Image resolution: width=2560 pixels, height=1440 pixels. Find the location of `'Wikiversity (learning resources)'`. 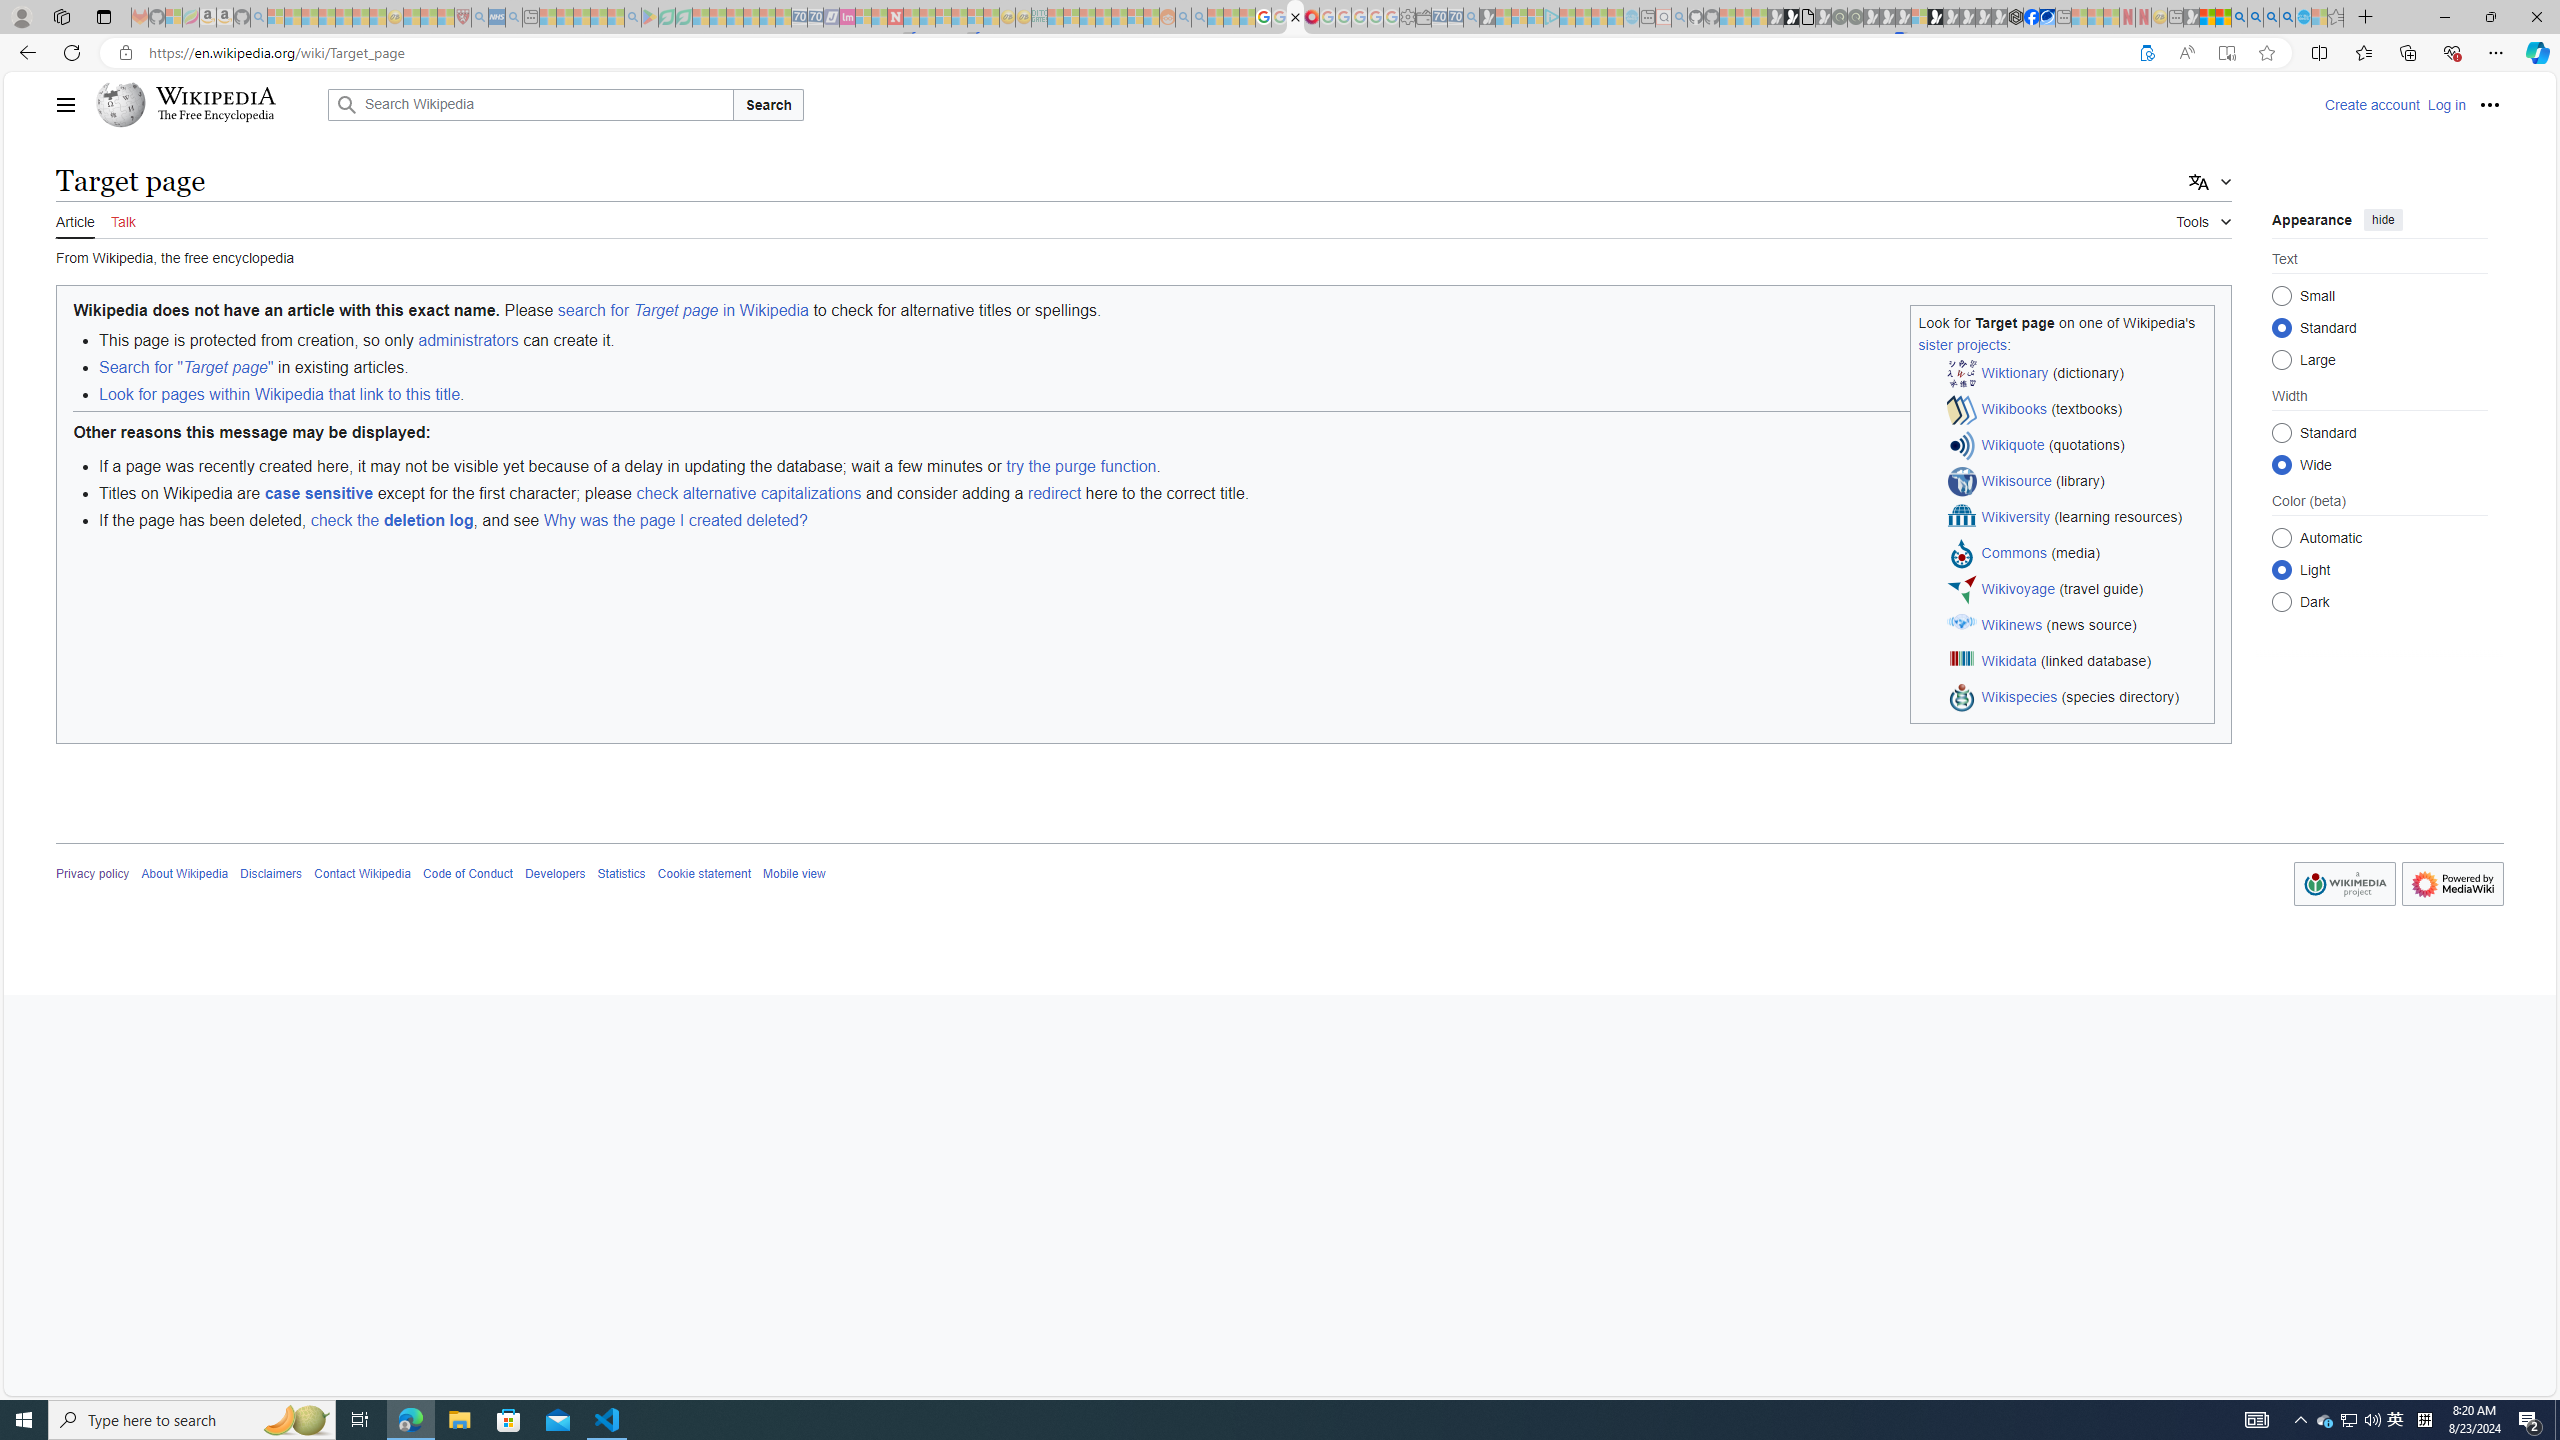

'Wikiversity (learning resources)' is located at coordinates (2076, 517).